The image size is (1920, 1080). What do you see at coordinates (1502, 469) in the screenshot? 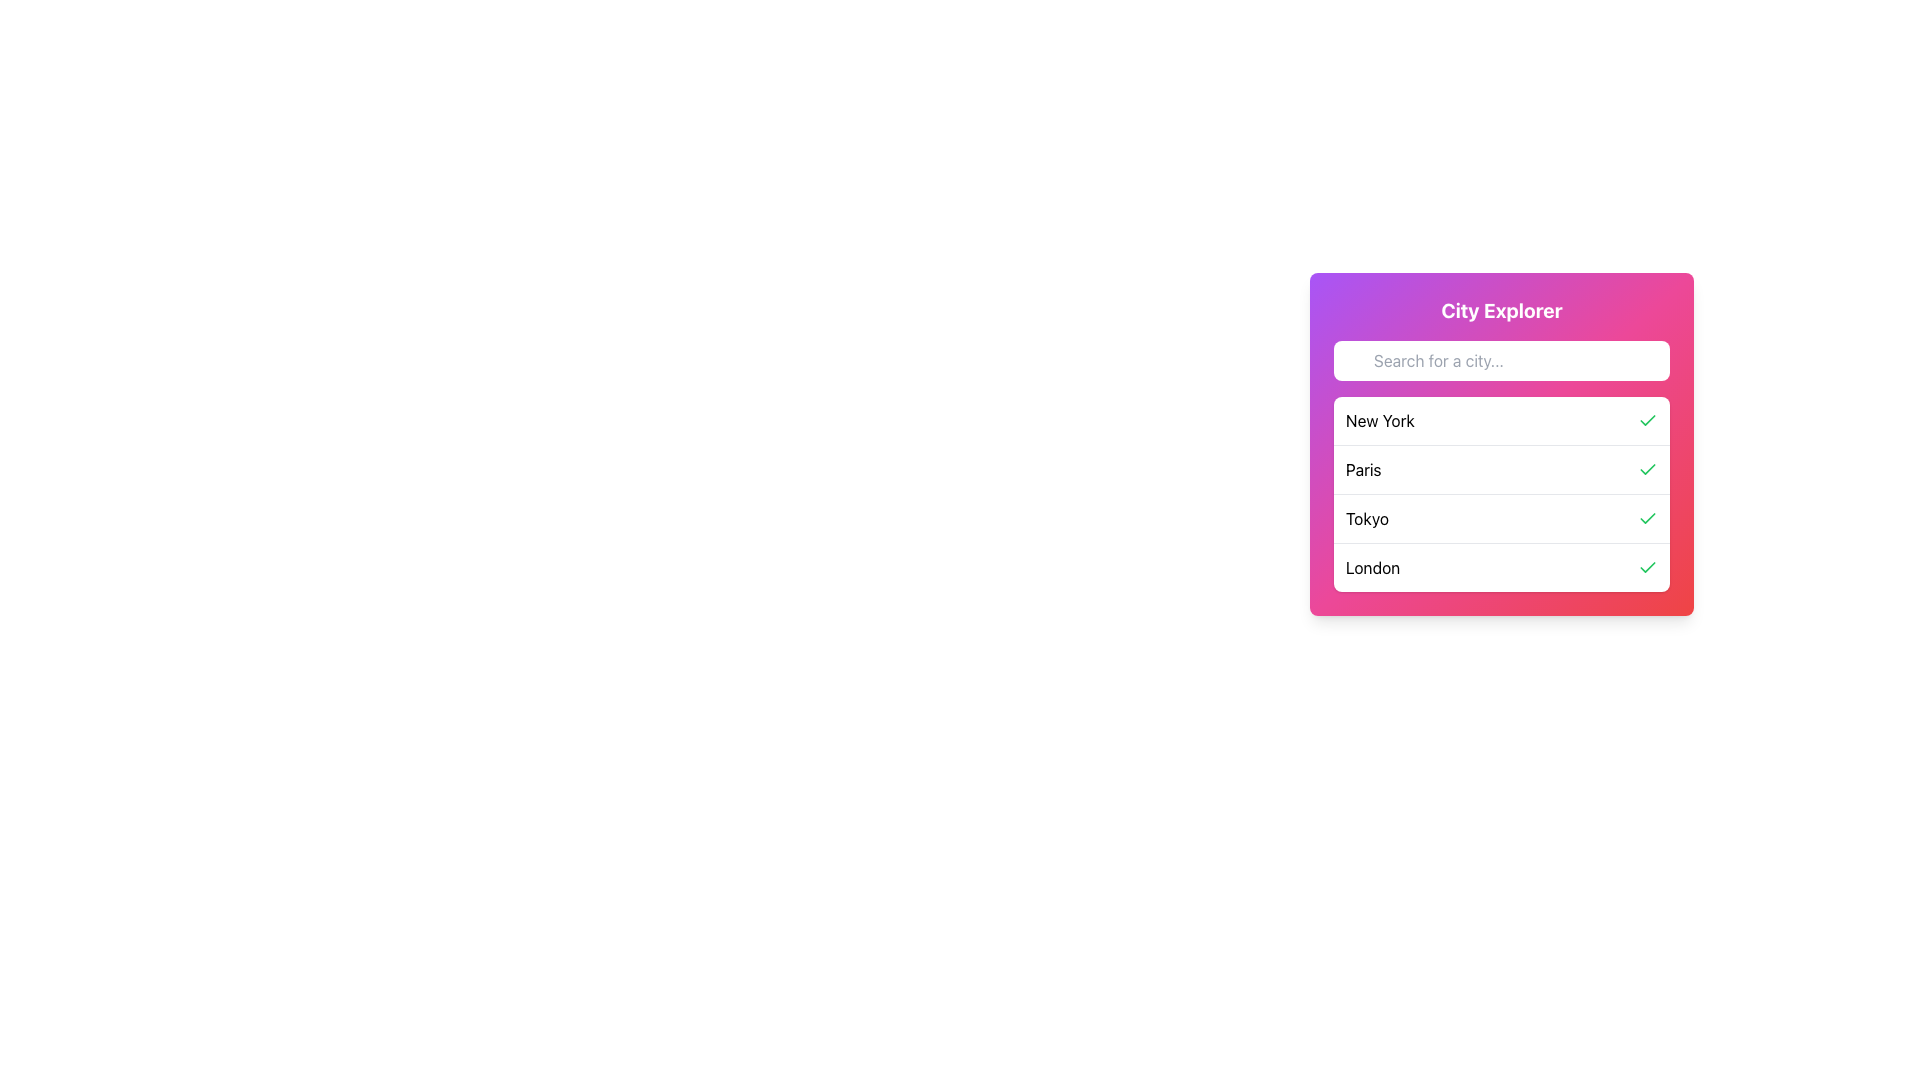
I see `the second item in the city selection list, which is 'Paris'` at bounding box center [1502, 469].